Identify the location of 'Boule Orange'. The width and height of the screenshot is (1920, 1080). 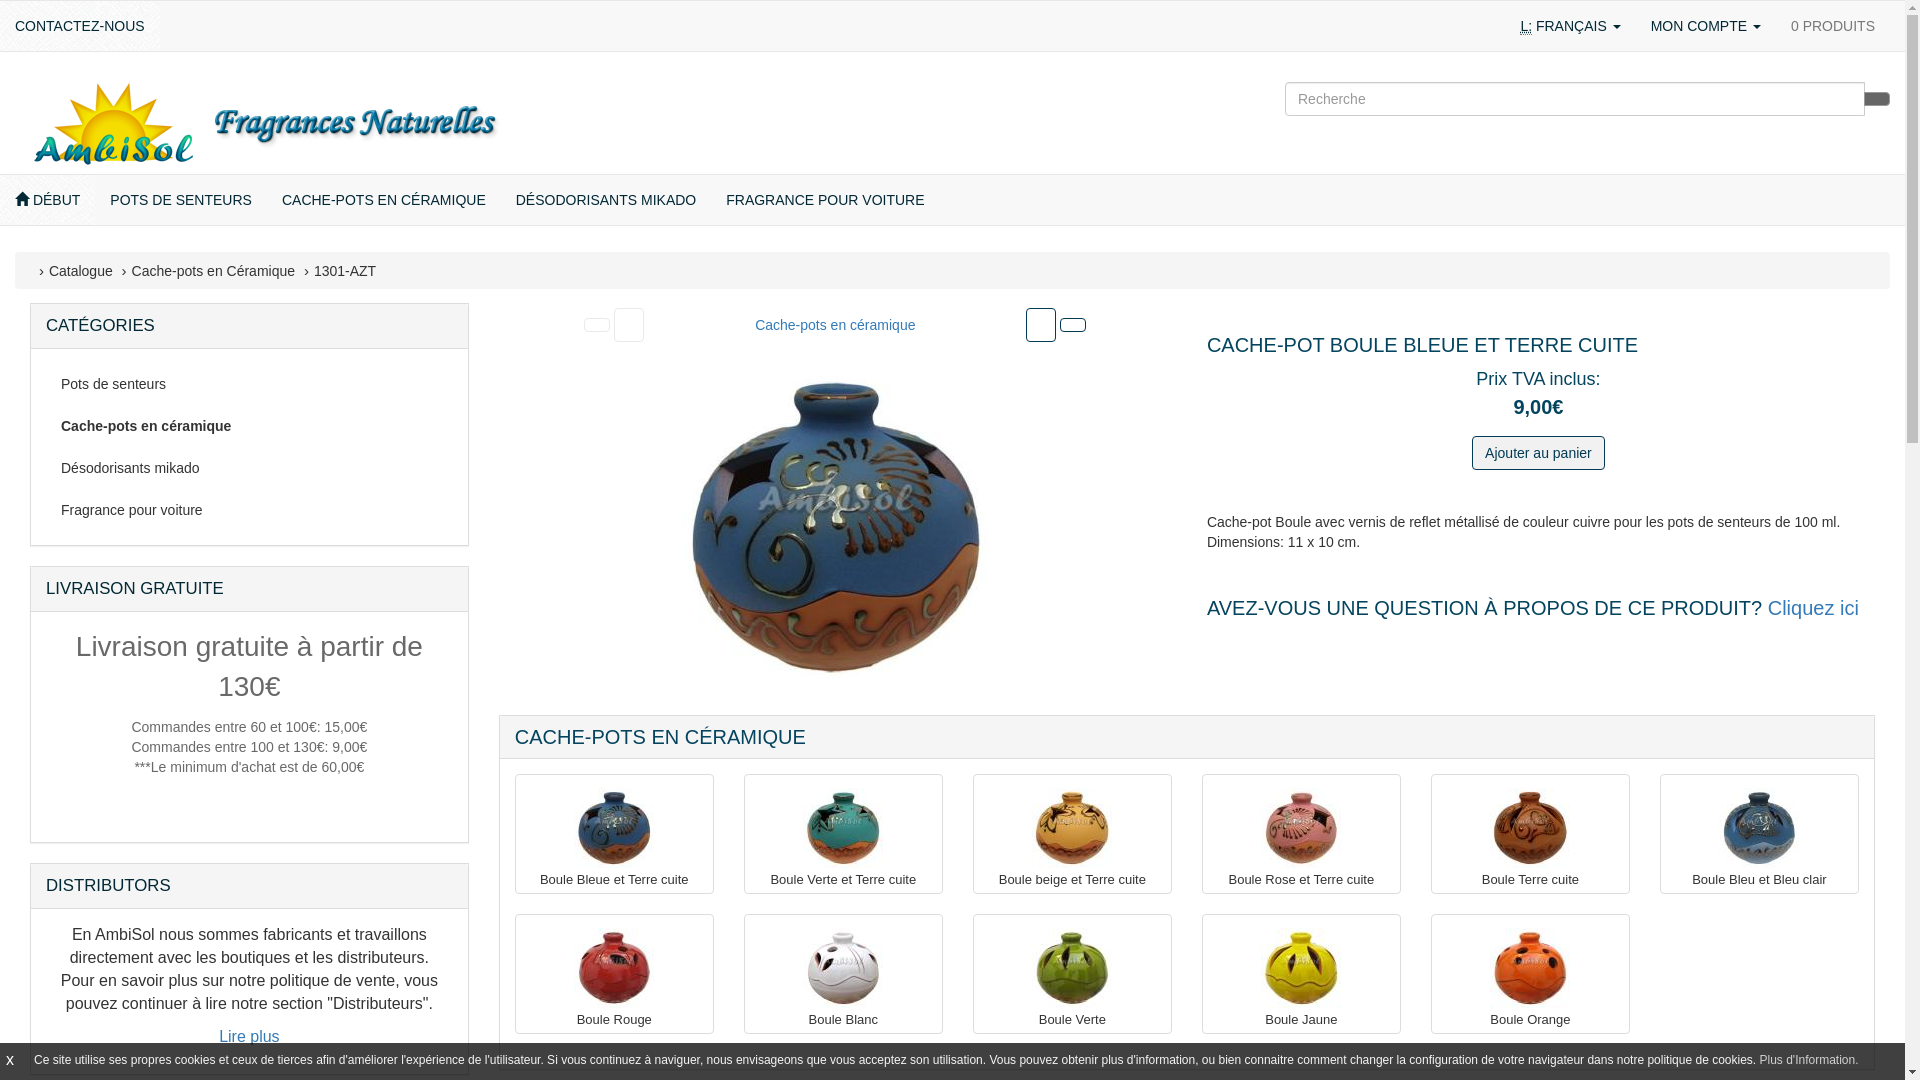
(1529, 967).